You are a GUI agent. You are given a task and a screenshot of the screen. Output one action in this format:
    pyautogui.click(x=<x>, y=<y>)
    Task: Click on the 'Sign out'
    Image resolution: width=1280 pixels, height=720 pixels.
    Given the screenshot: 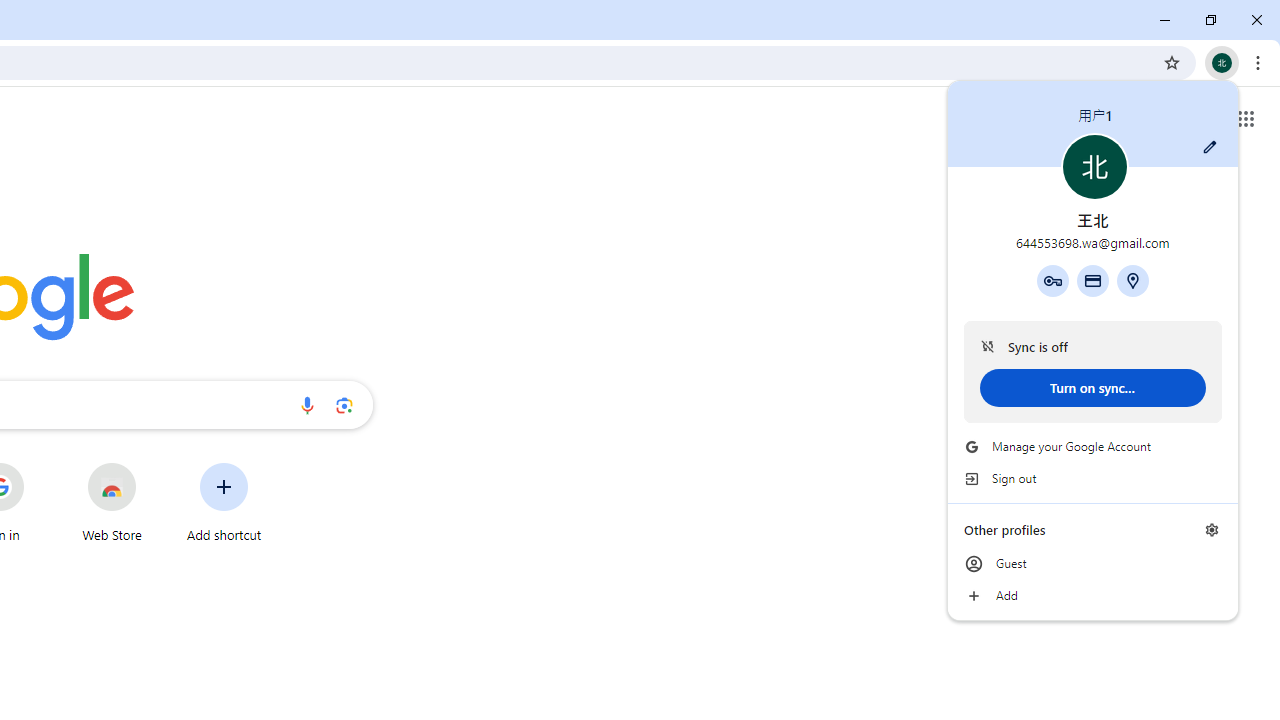 What is the action you would take?
    pyautogui.click(x=1092, y=479)
    